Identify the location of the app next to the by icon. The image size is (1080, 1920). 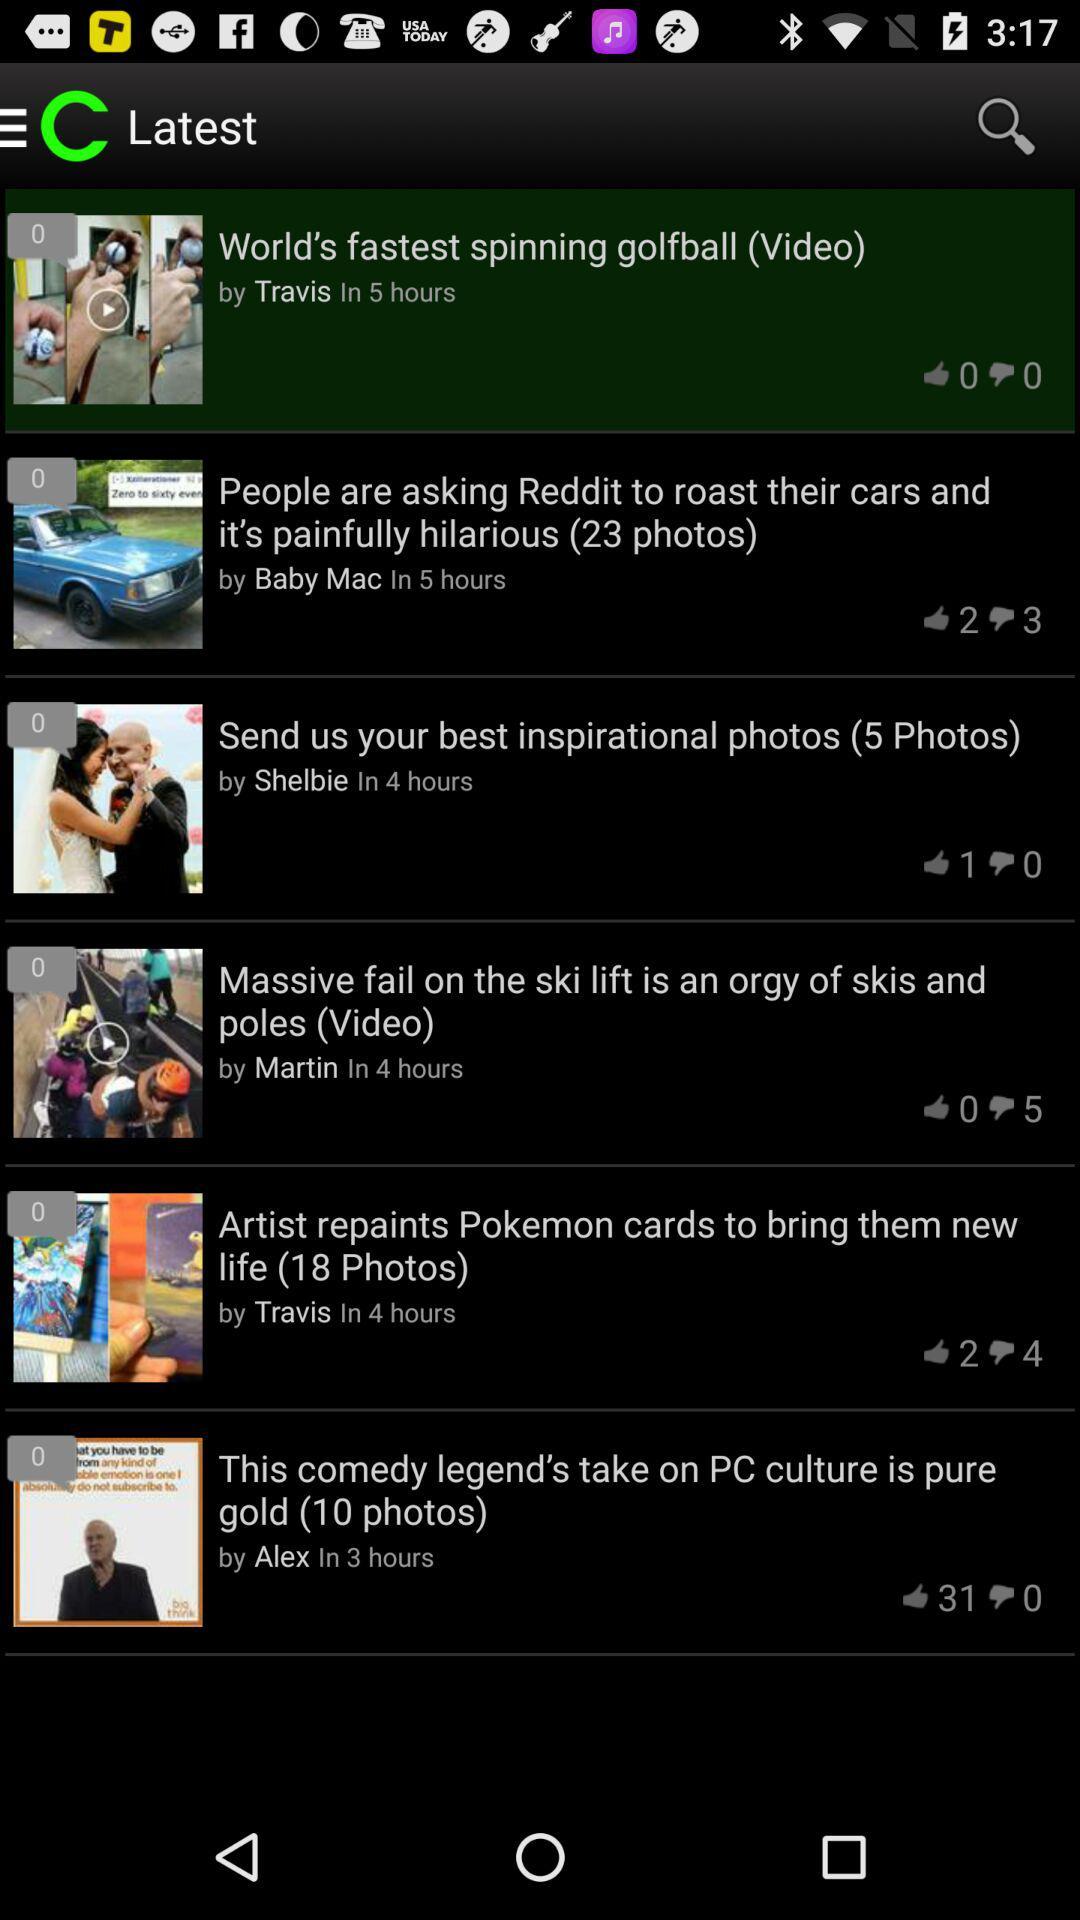
(281, 1554).